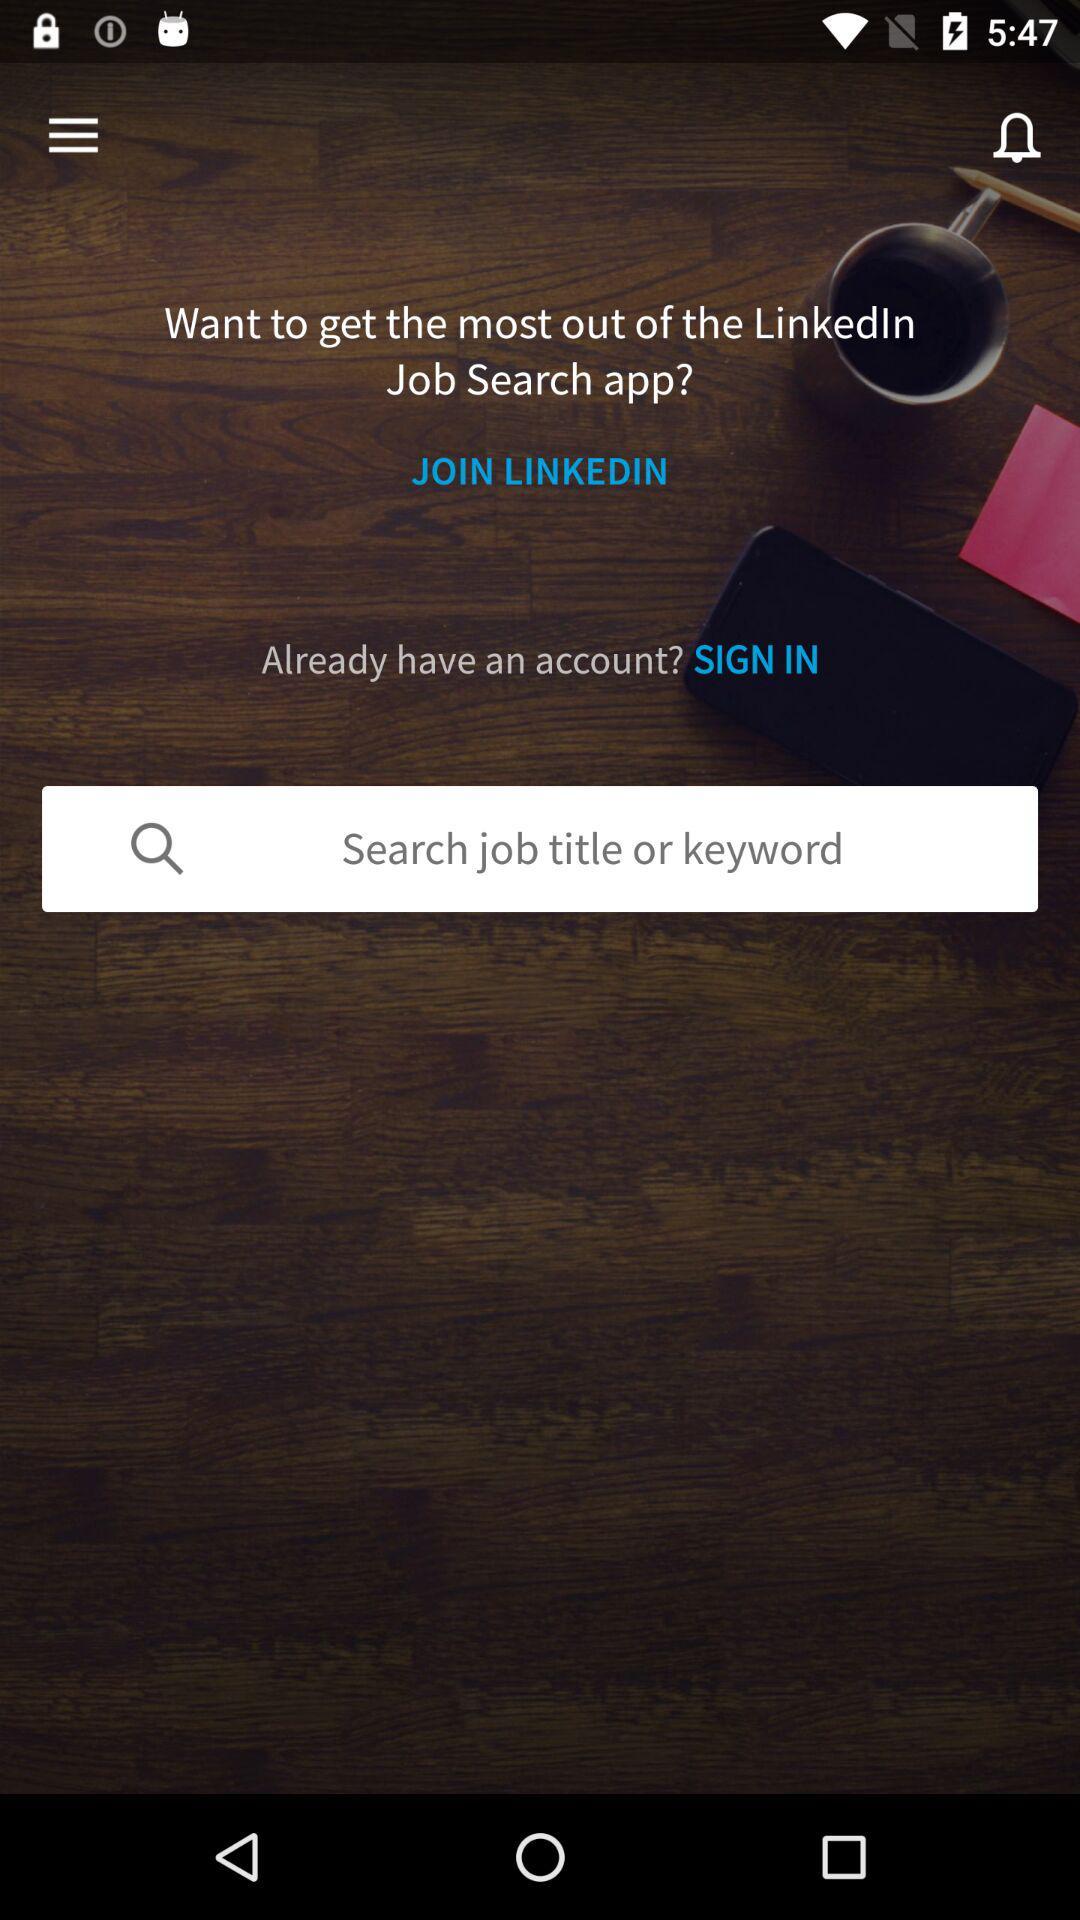 This screenshot has width=1080, height=1920. I want to click on the already have an item, so click(540, 660).